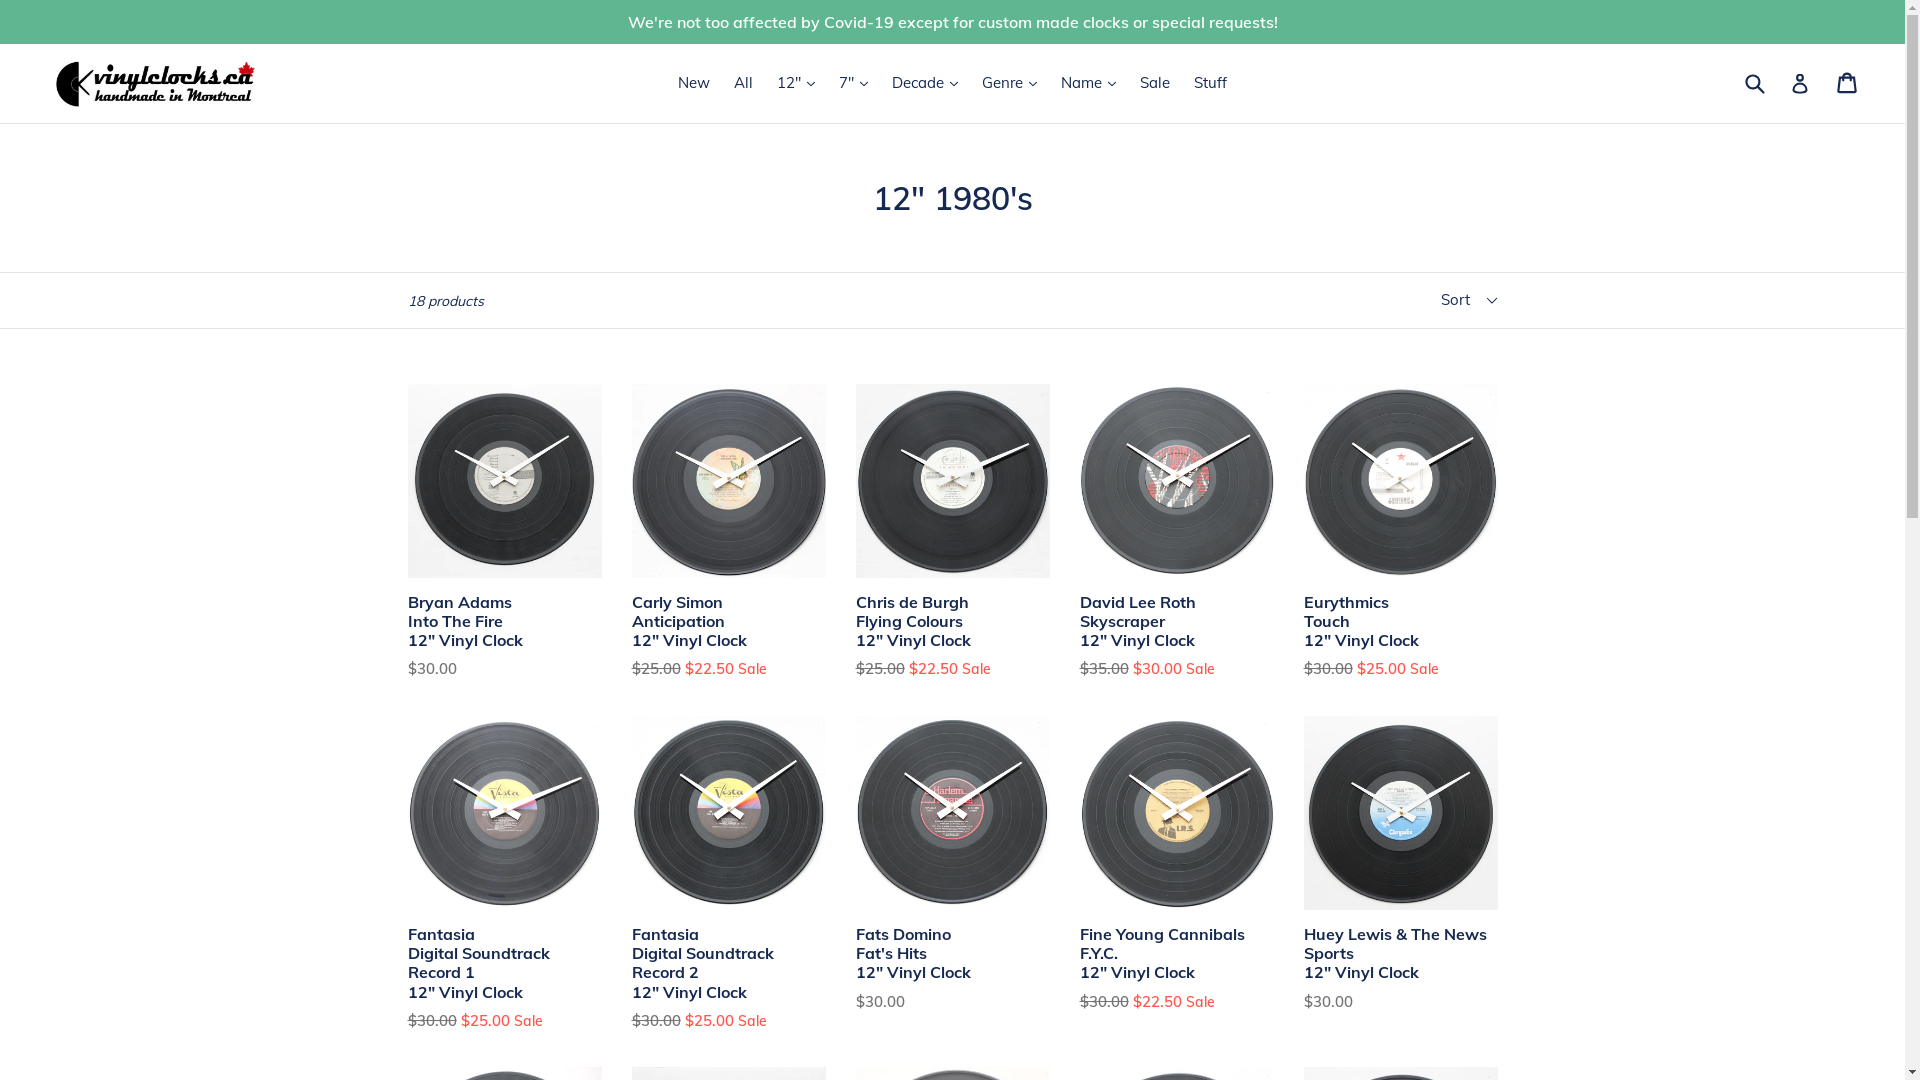 The image size is (1920, 1080). What do you see at coordinates (1129, 82) in the screenshot?
I see `'Sale'` at bounding box center [1129, 82].